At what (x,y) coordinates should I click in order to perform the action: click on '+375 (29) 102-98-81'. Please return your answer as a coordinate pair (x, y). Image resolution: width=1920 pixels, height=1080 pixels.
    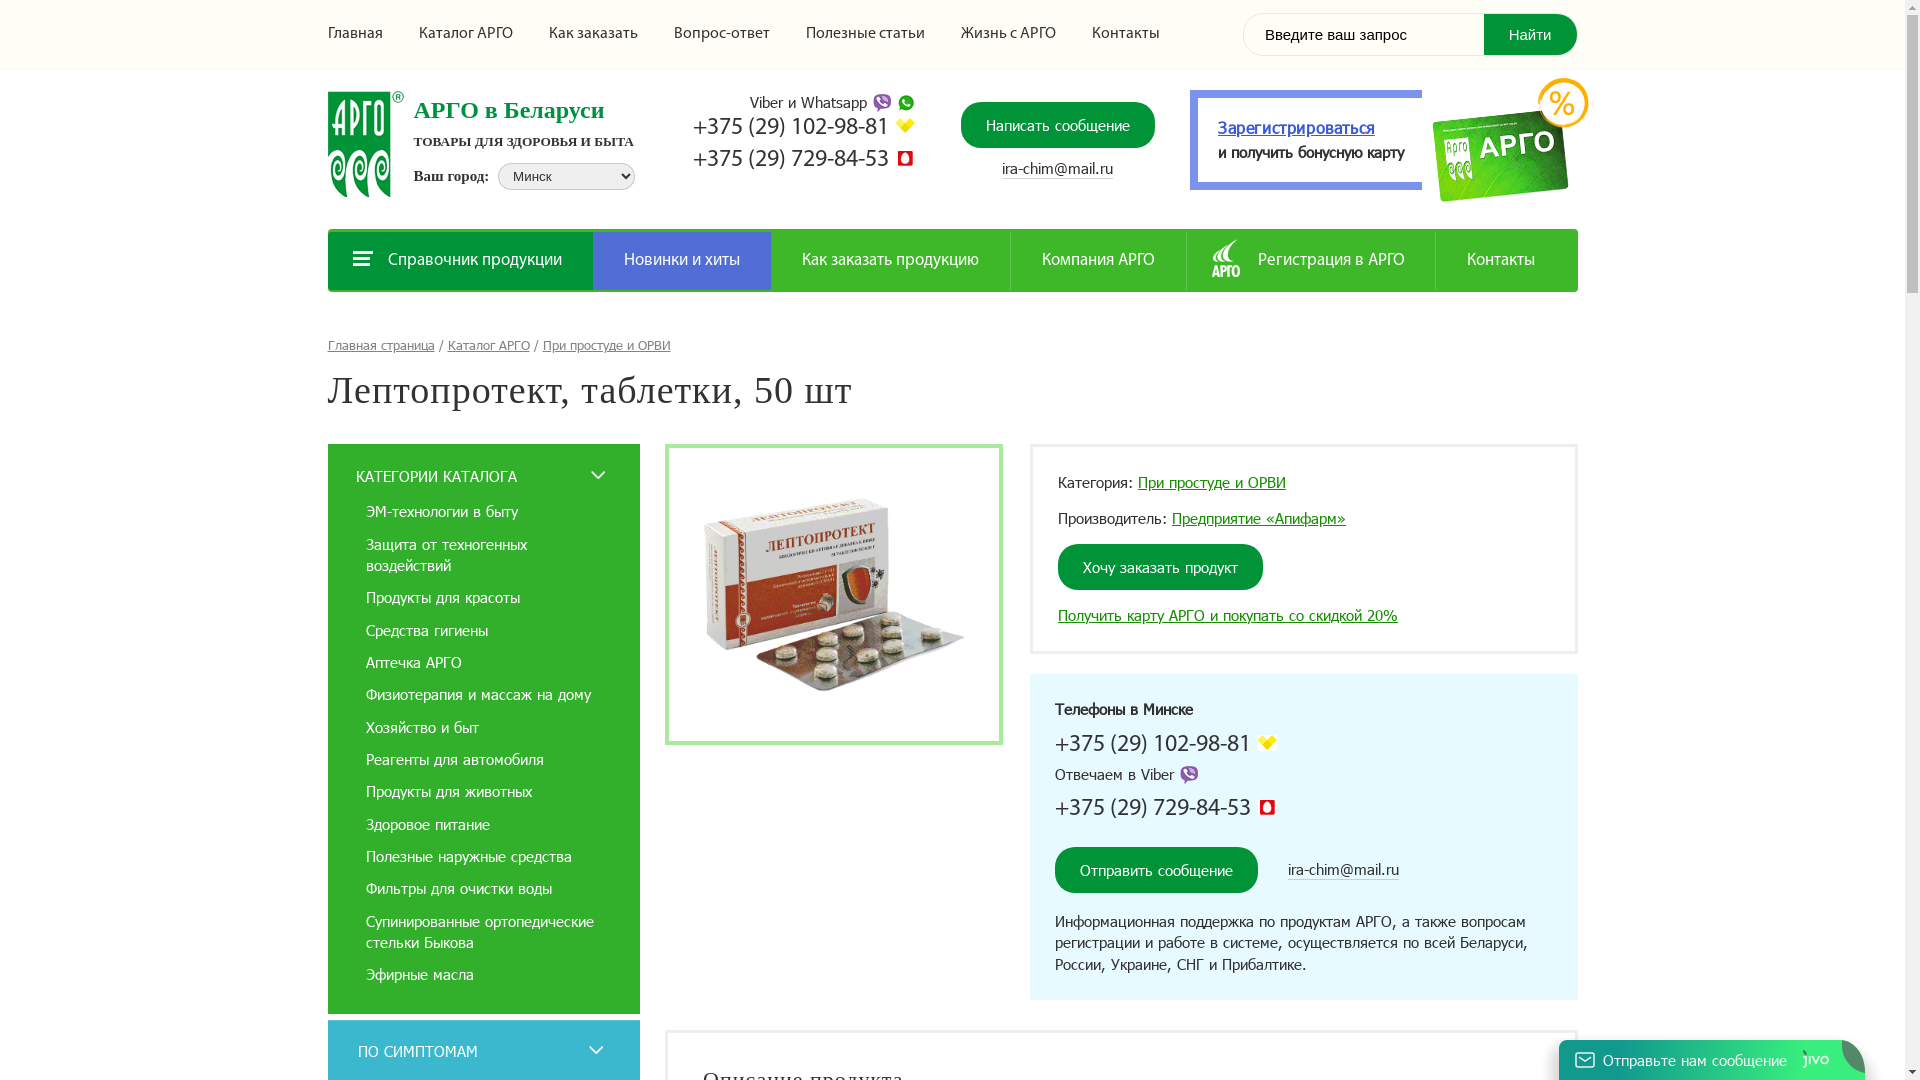
    Looking at the image, I should click on (1054, 744).